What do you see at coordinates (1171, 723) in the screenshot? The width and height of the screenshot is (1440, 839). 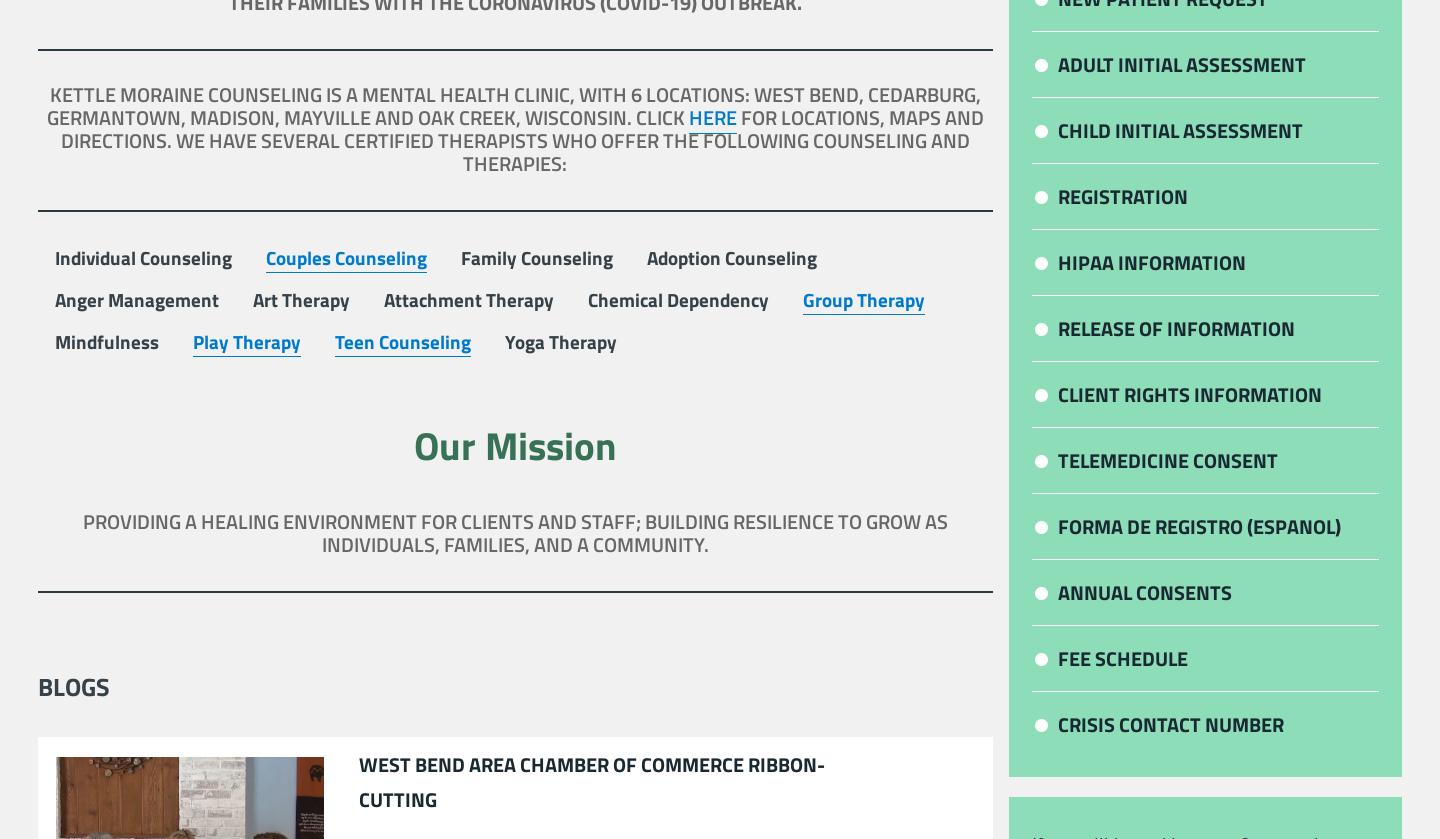 I see `'Crisis Contact Number'` at bounding box center [1171, 723].